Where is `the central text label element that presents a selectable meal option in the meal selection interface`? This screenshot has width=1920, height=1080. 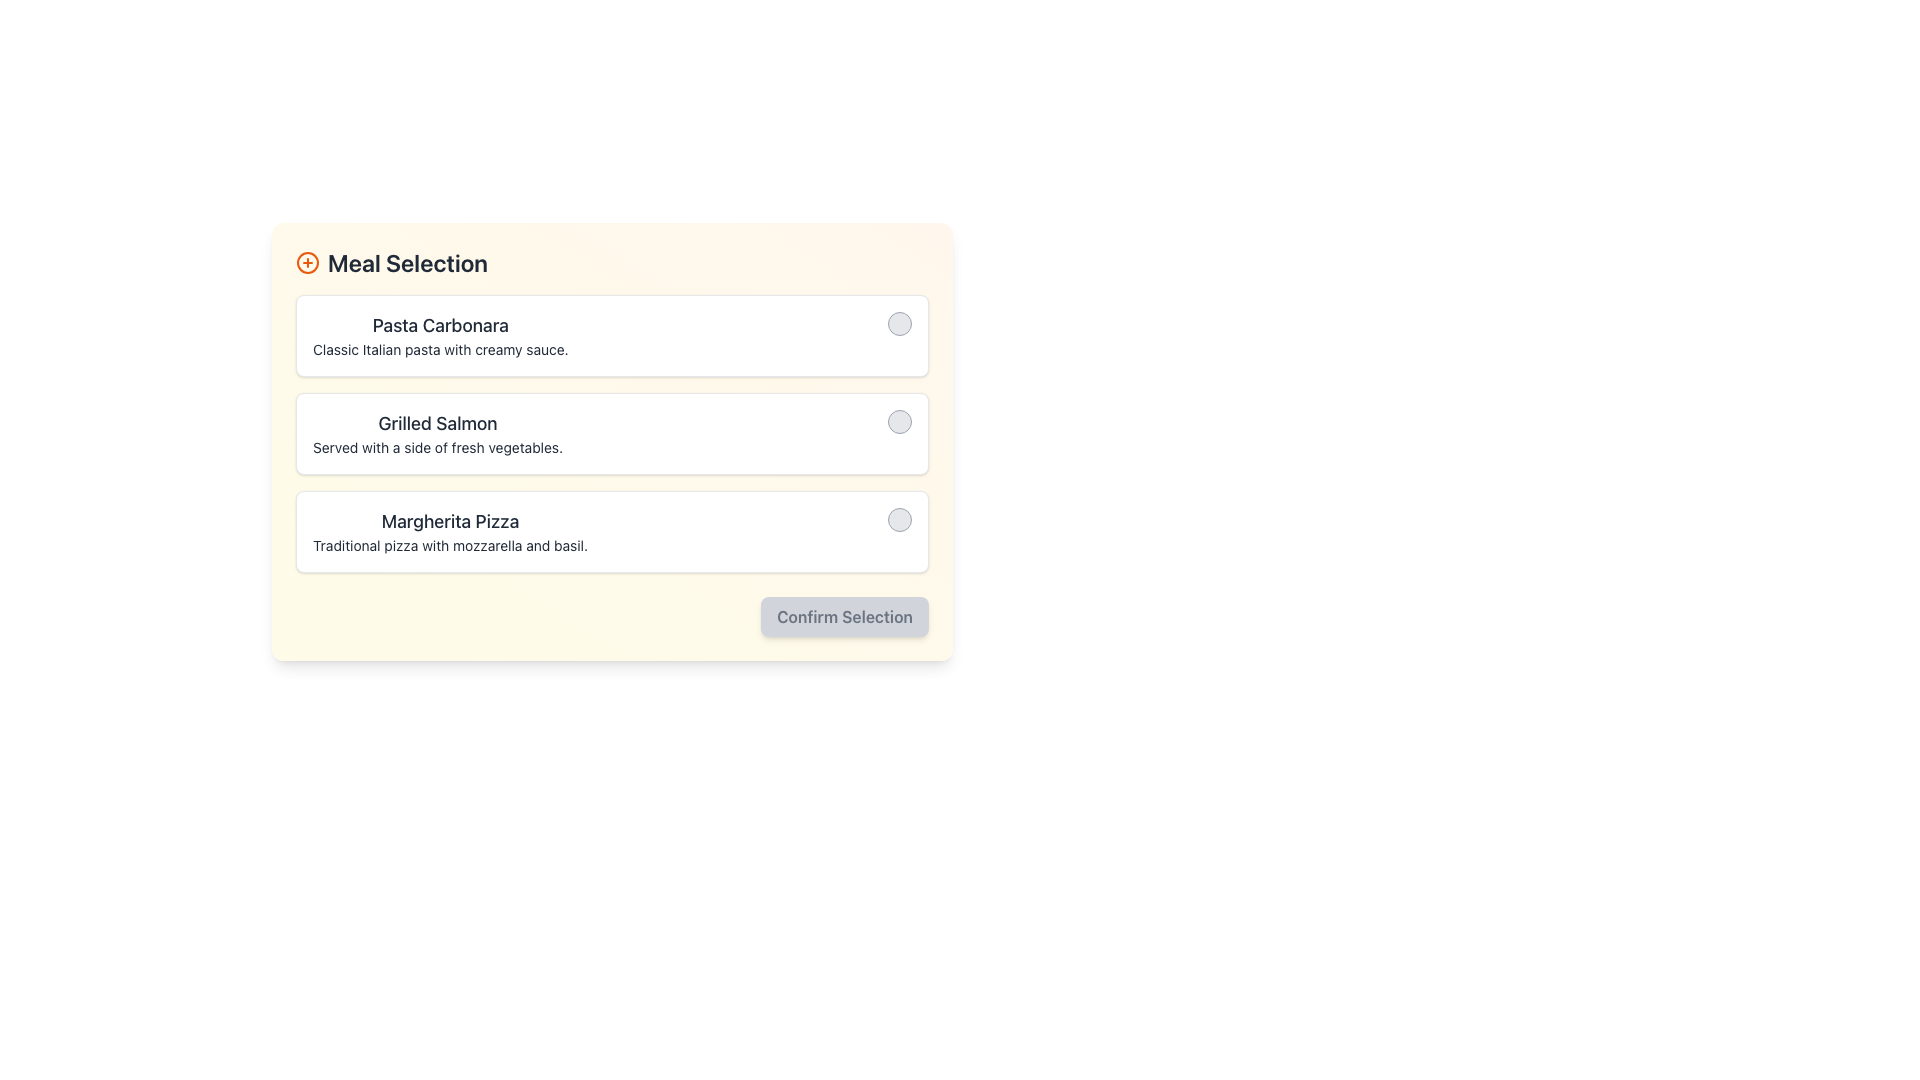 the central text label element that presents a selectable meal option in the meal selection interface is located at coordinates (437, 433).